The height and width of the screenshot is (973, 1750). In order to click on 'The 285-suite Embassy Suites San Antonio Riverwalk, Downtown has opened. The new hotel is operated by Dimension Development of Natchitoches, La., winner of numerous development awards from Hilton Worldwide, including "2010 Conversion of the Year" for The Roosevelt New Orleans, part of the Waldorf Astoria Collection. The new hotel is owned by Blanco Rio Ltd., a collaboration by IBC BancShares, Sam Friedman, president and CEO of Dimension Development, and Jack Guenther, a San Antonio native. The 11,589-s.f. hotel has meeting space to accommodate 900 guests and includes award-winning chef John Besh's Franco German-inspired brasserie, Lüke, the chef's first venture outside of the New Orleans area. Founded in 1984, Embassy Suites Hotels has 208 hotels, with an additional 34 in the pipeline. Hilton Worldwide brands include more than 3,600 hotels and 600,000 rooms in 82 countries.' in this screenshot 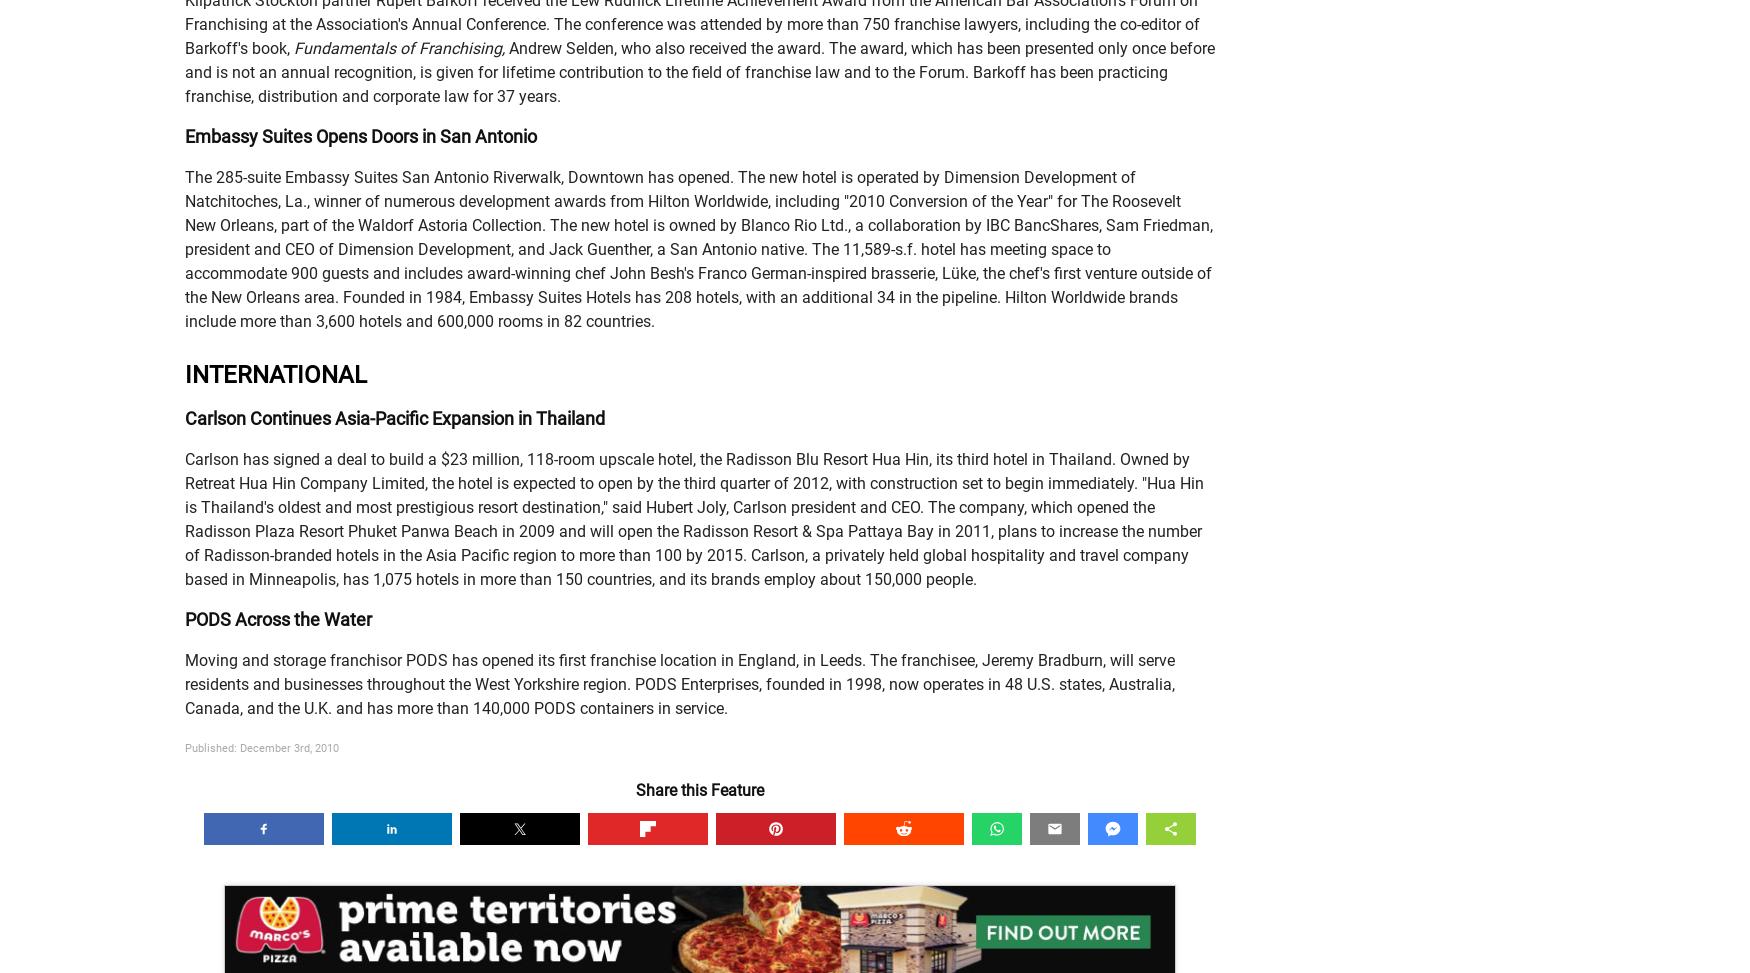, I will do `click(698, 248)`.